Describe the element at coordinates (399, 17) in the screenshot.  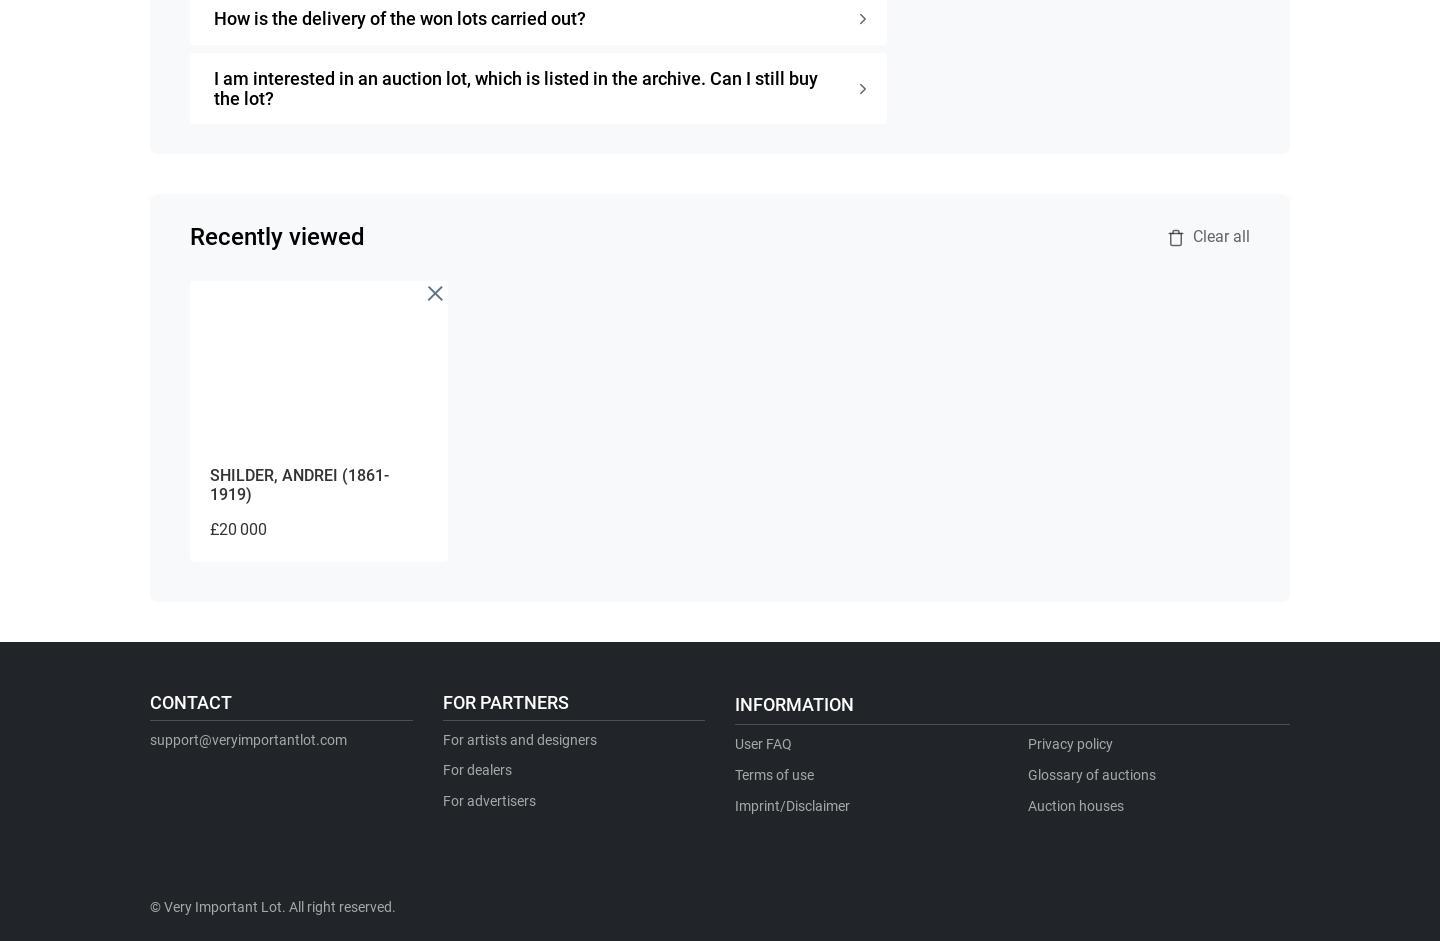
I see `'How is the delivery of the won lots carried out?'` at that location.